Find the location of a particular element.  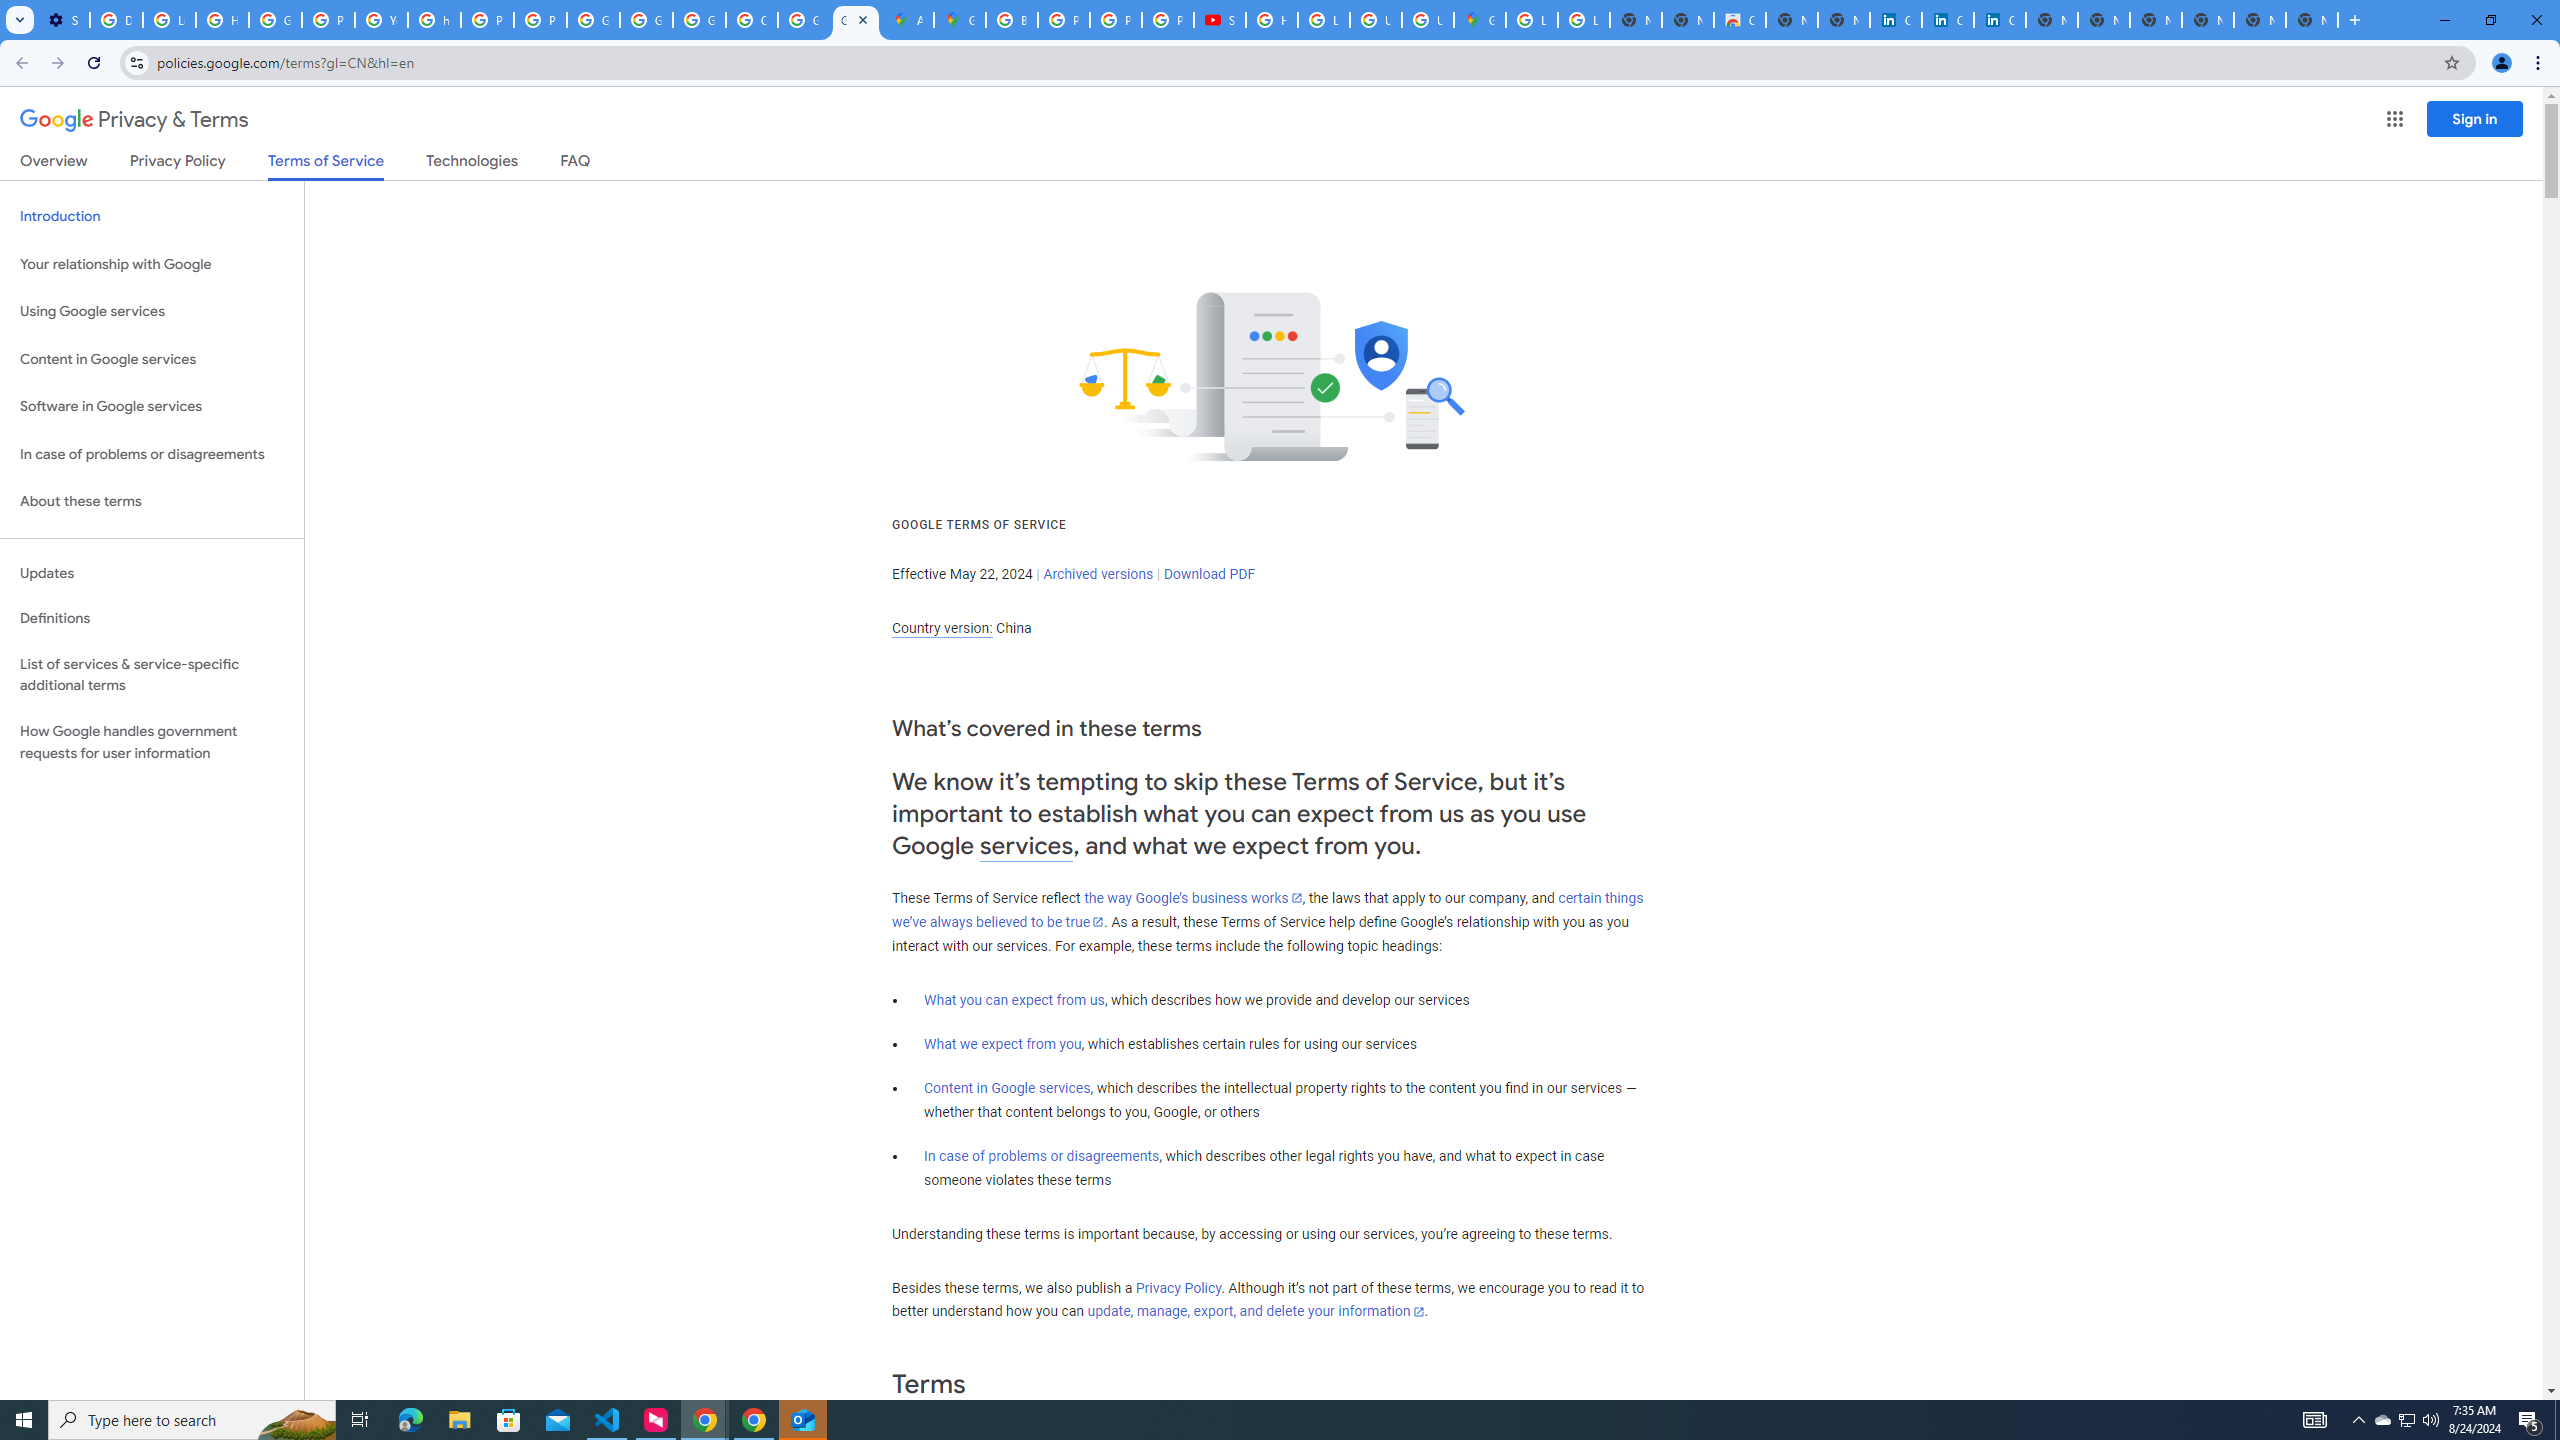

'Using Google services' is located at coordinates (151, 310).